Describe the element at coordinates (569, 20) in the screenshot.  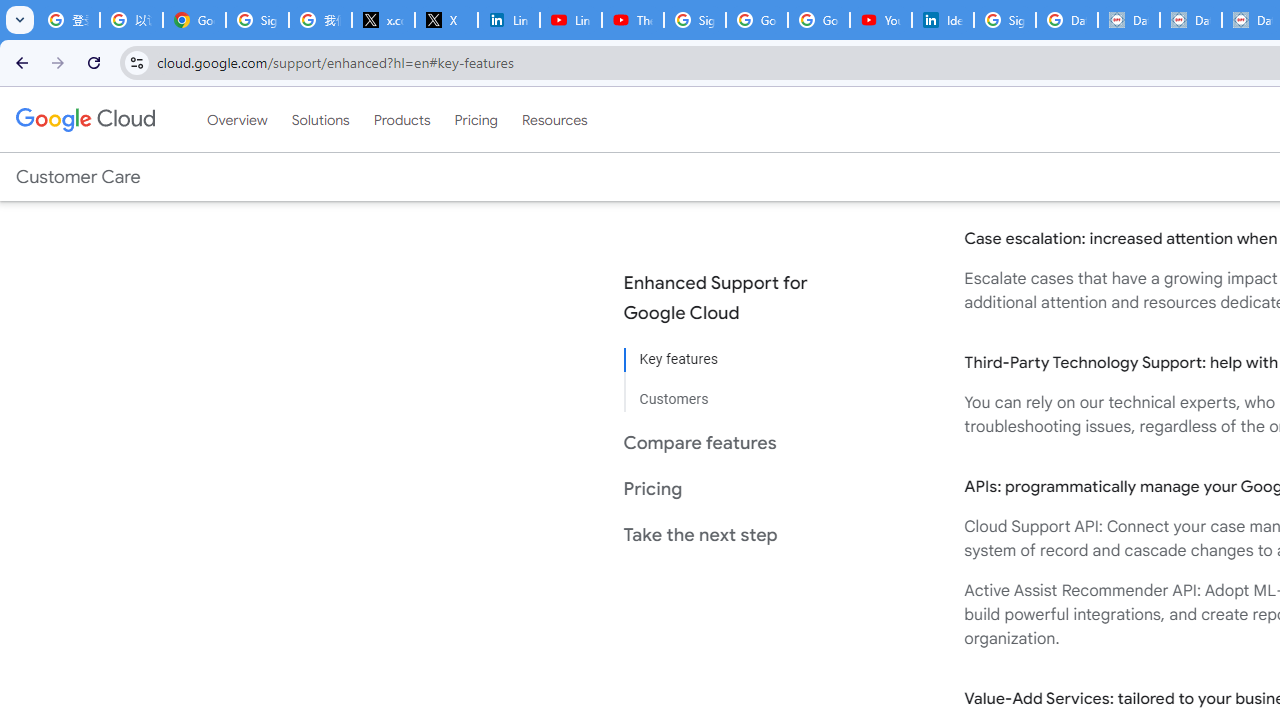
I see `'LinkedIn - YouTube'` at that location.